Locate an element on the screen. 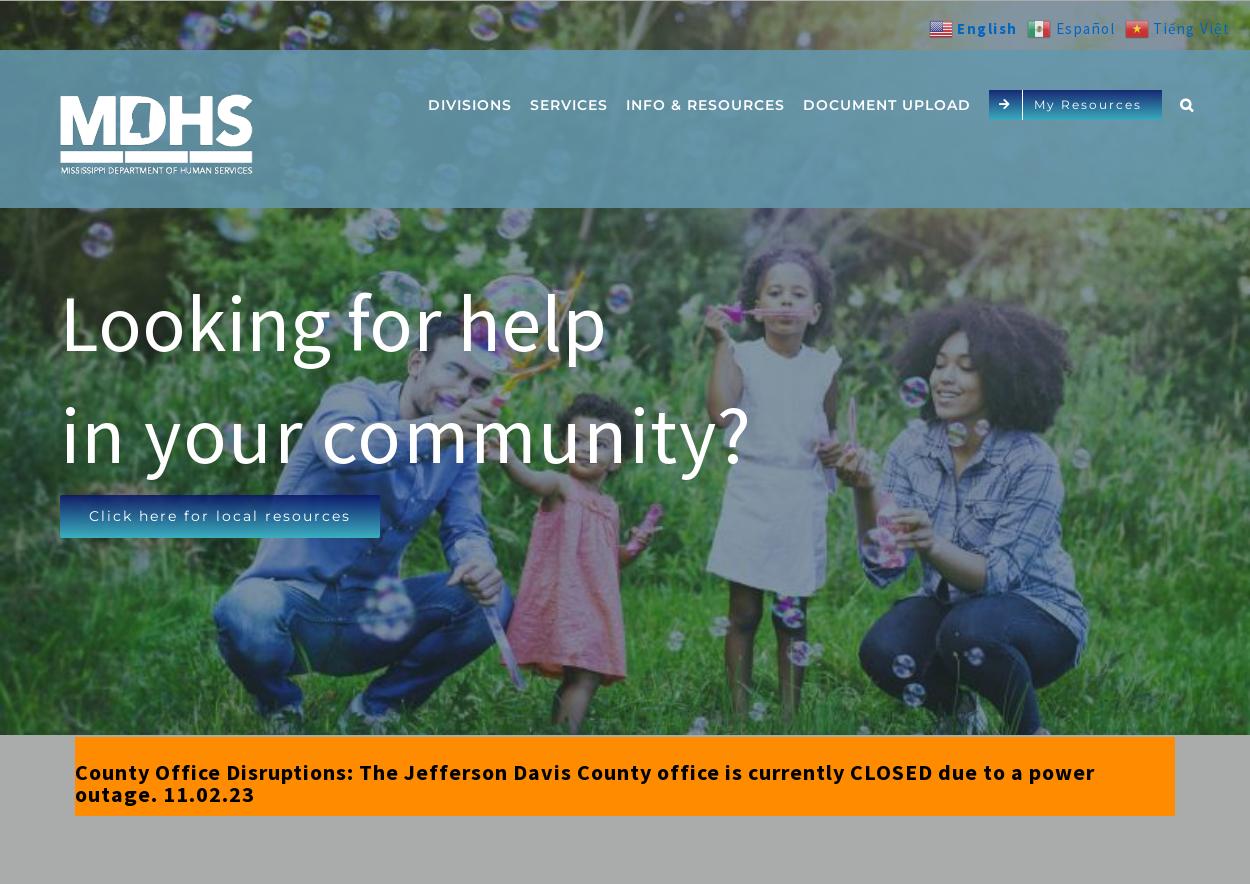  'EPPICard' is located at coordinates (581, 303).